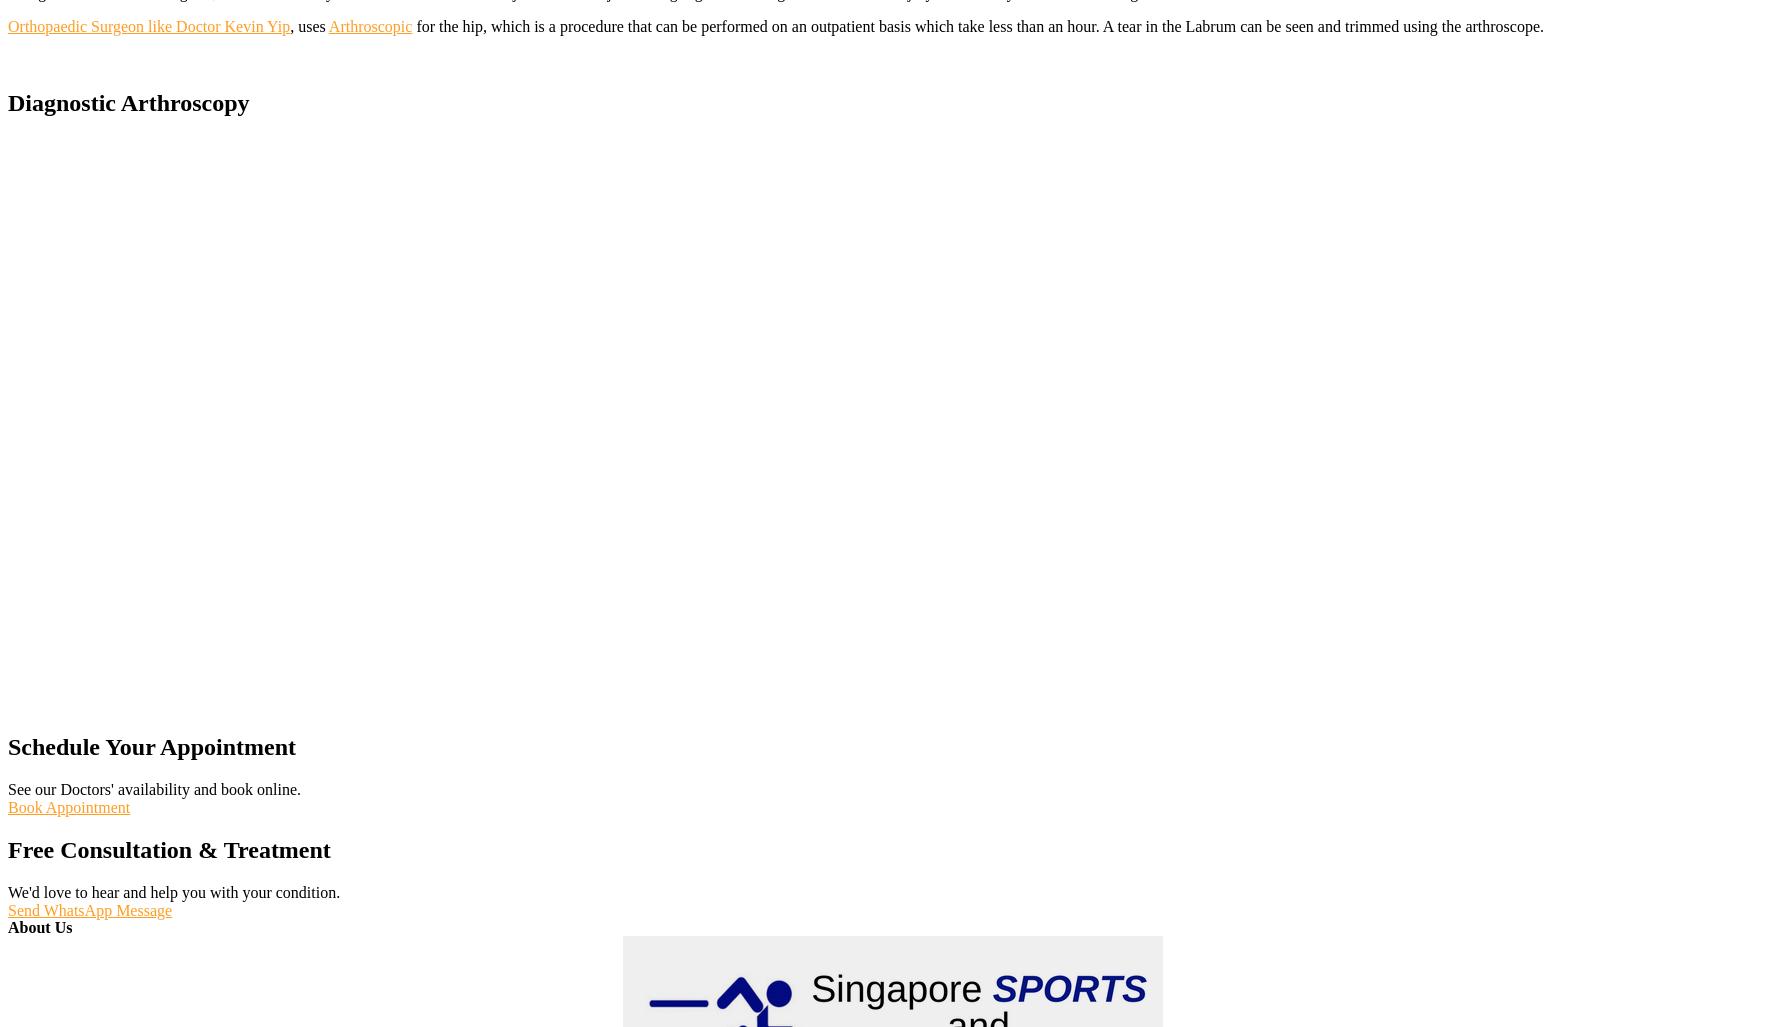  Describe the element at coordinates (167, 850) in the screenshot. I see `'Free Consultation & Treatment'` at that location.